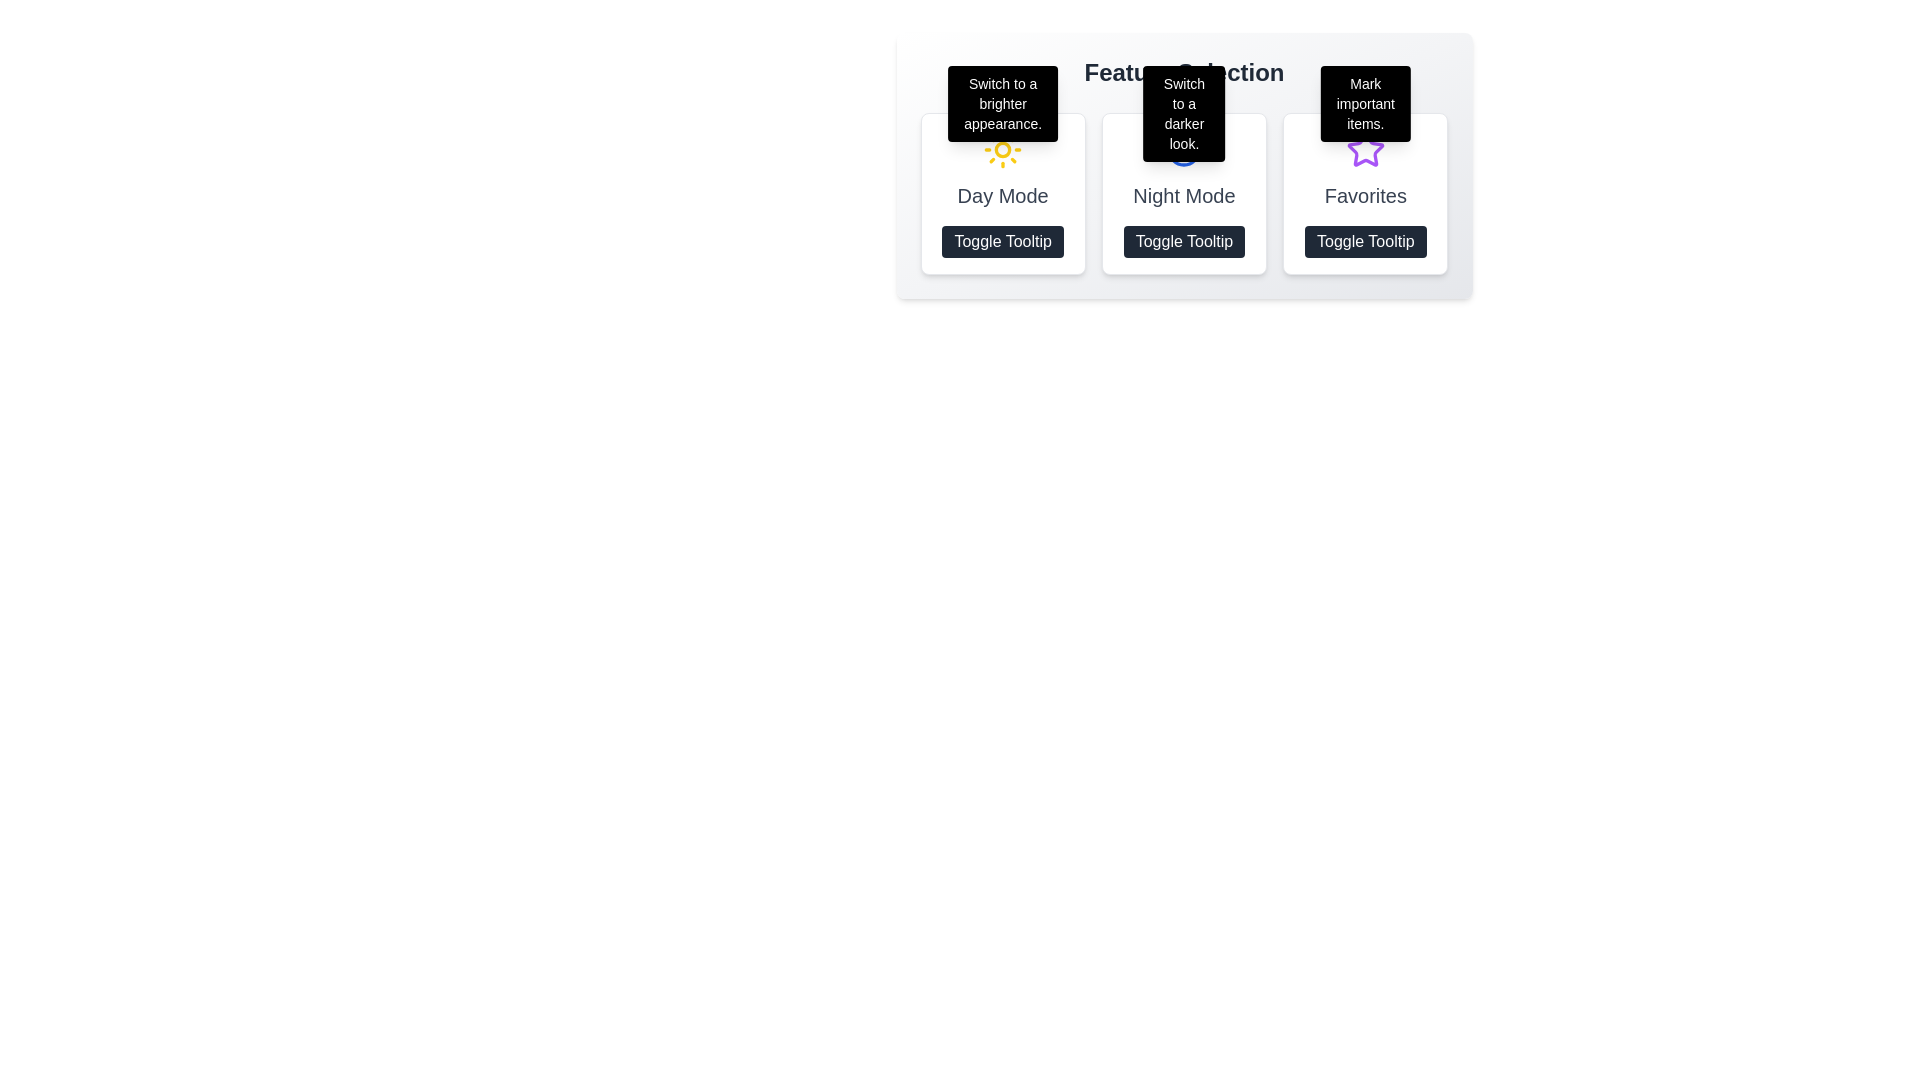 Image resolution: width=1920 pixels, height=1080 pixels. I want to click on the sun icon, which is the first item in a row of three visual feature indicators, so click(1003, 149).